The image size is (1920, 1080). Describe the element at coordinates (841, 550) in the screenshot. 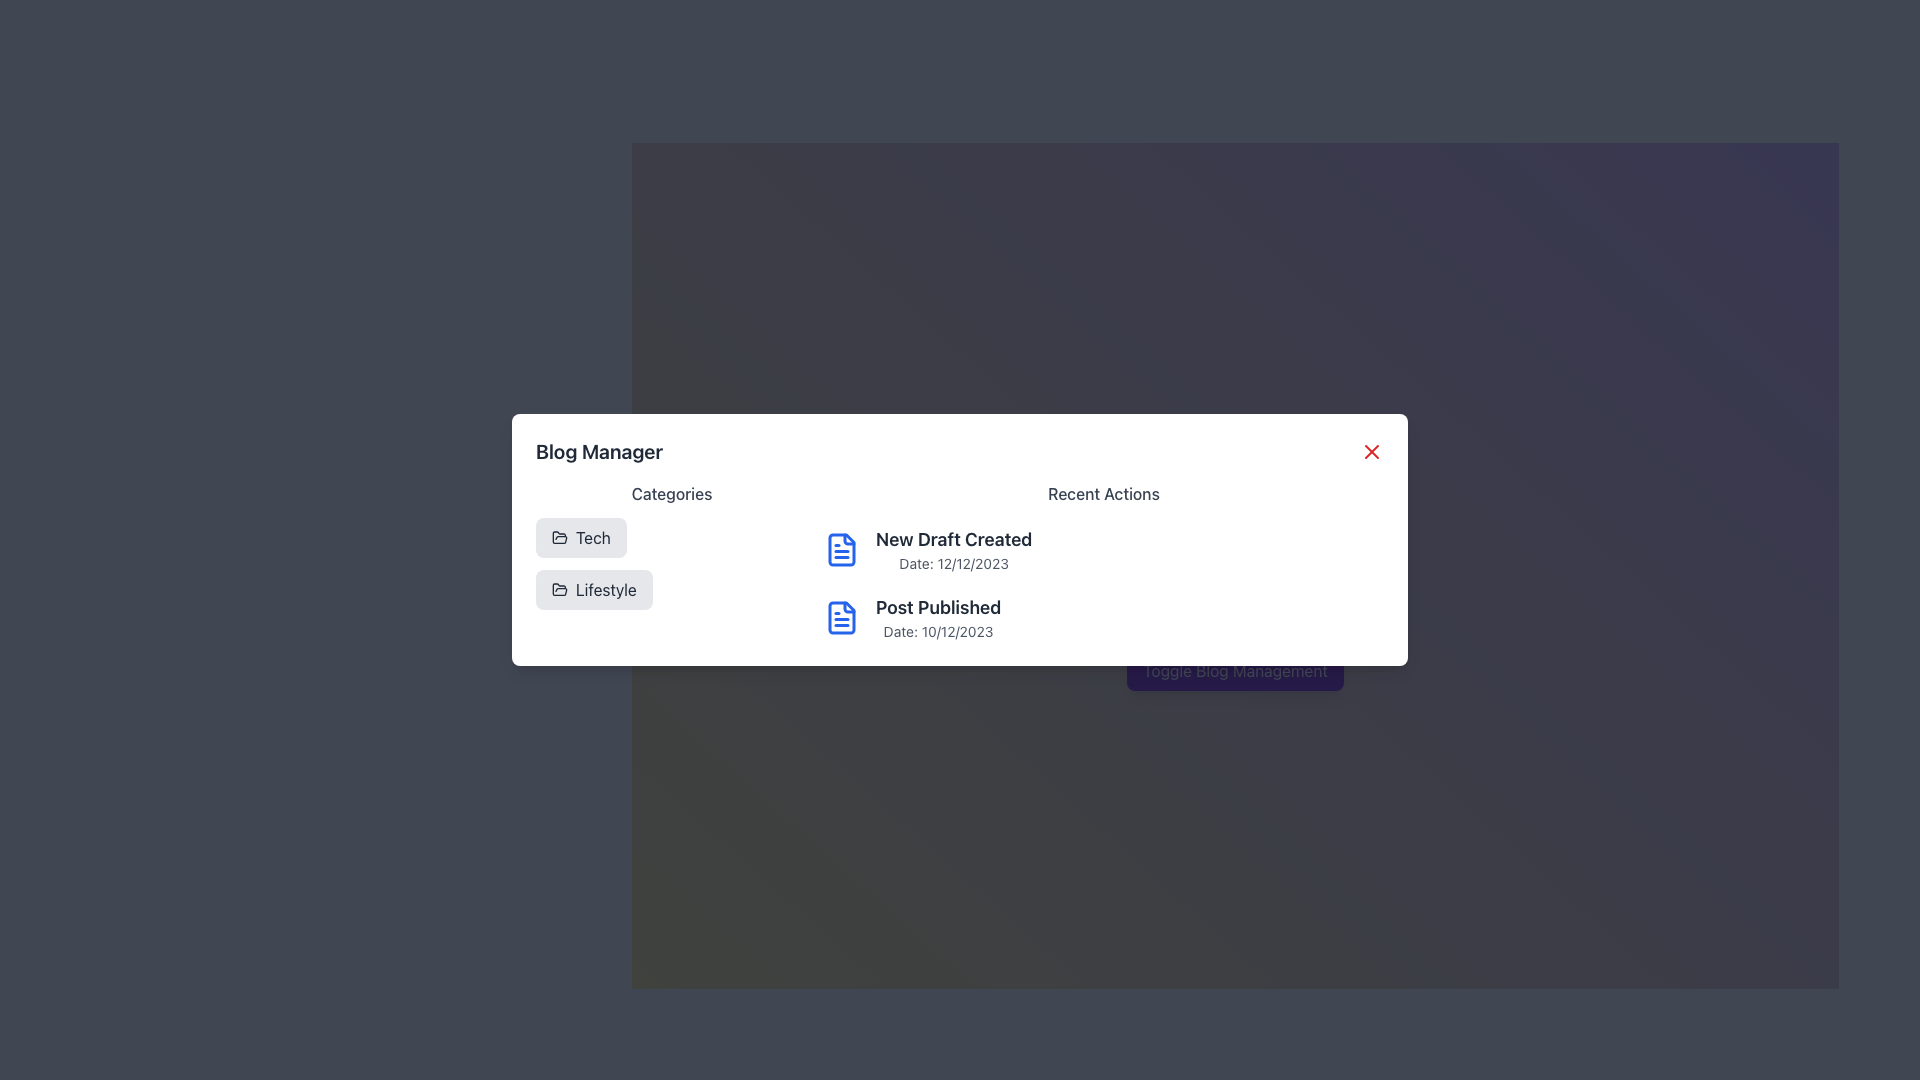

I see `the SVG-based icon representing 'New Draft Created' in the 'Recent Actions' section of the 'Blog Manager' dialog box` at that location.